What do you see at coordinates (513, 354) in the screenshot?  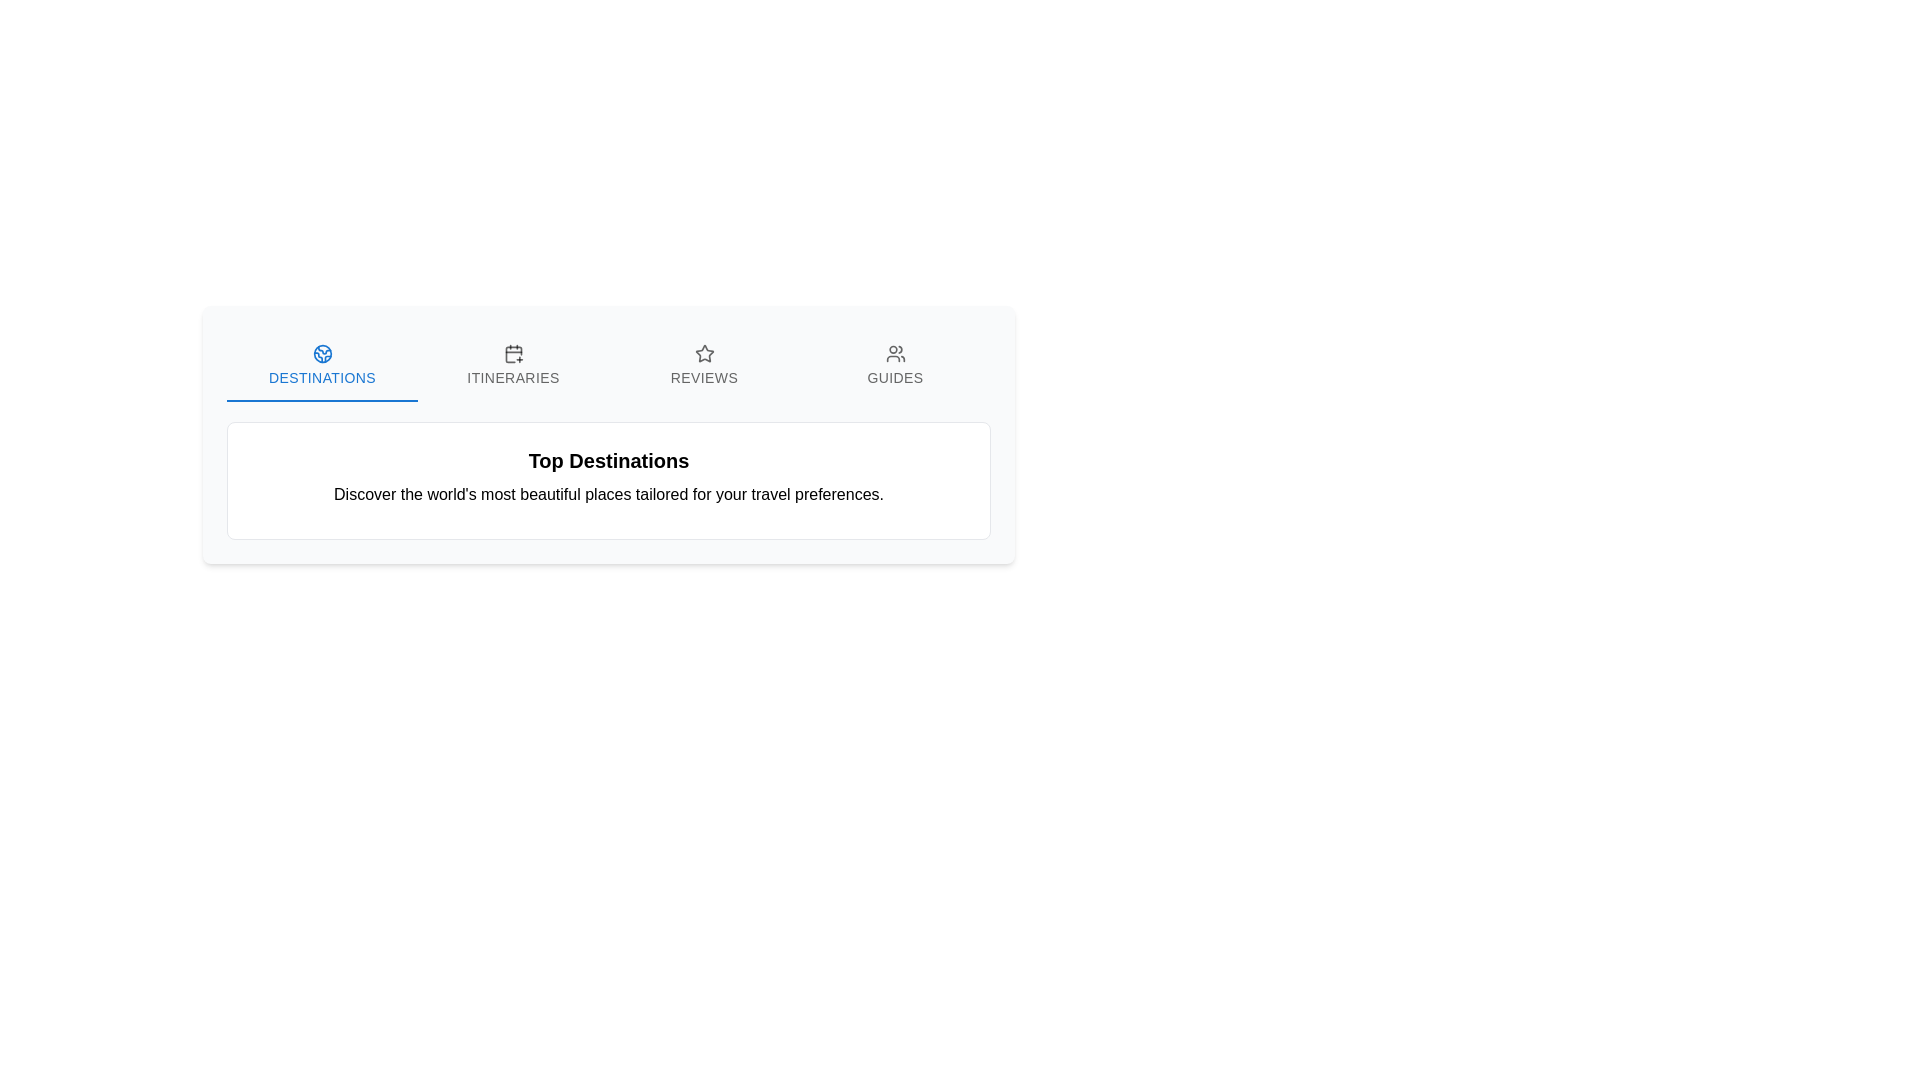 I see `the 'ITINERARIES' icon in the horizontal menu layout at the top-center of the user interface` at bounding box center [513, 354].